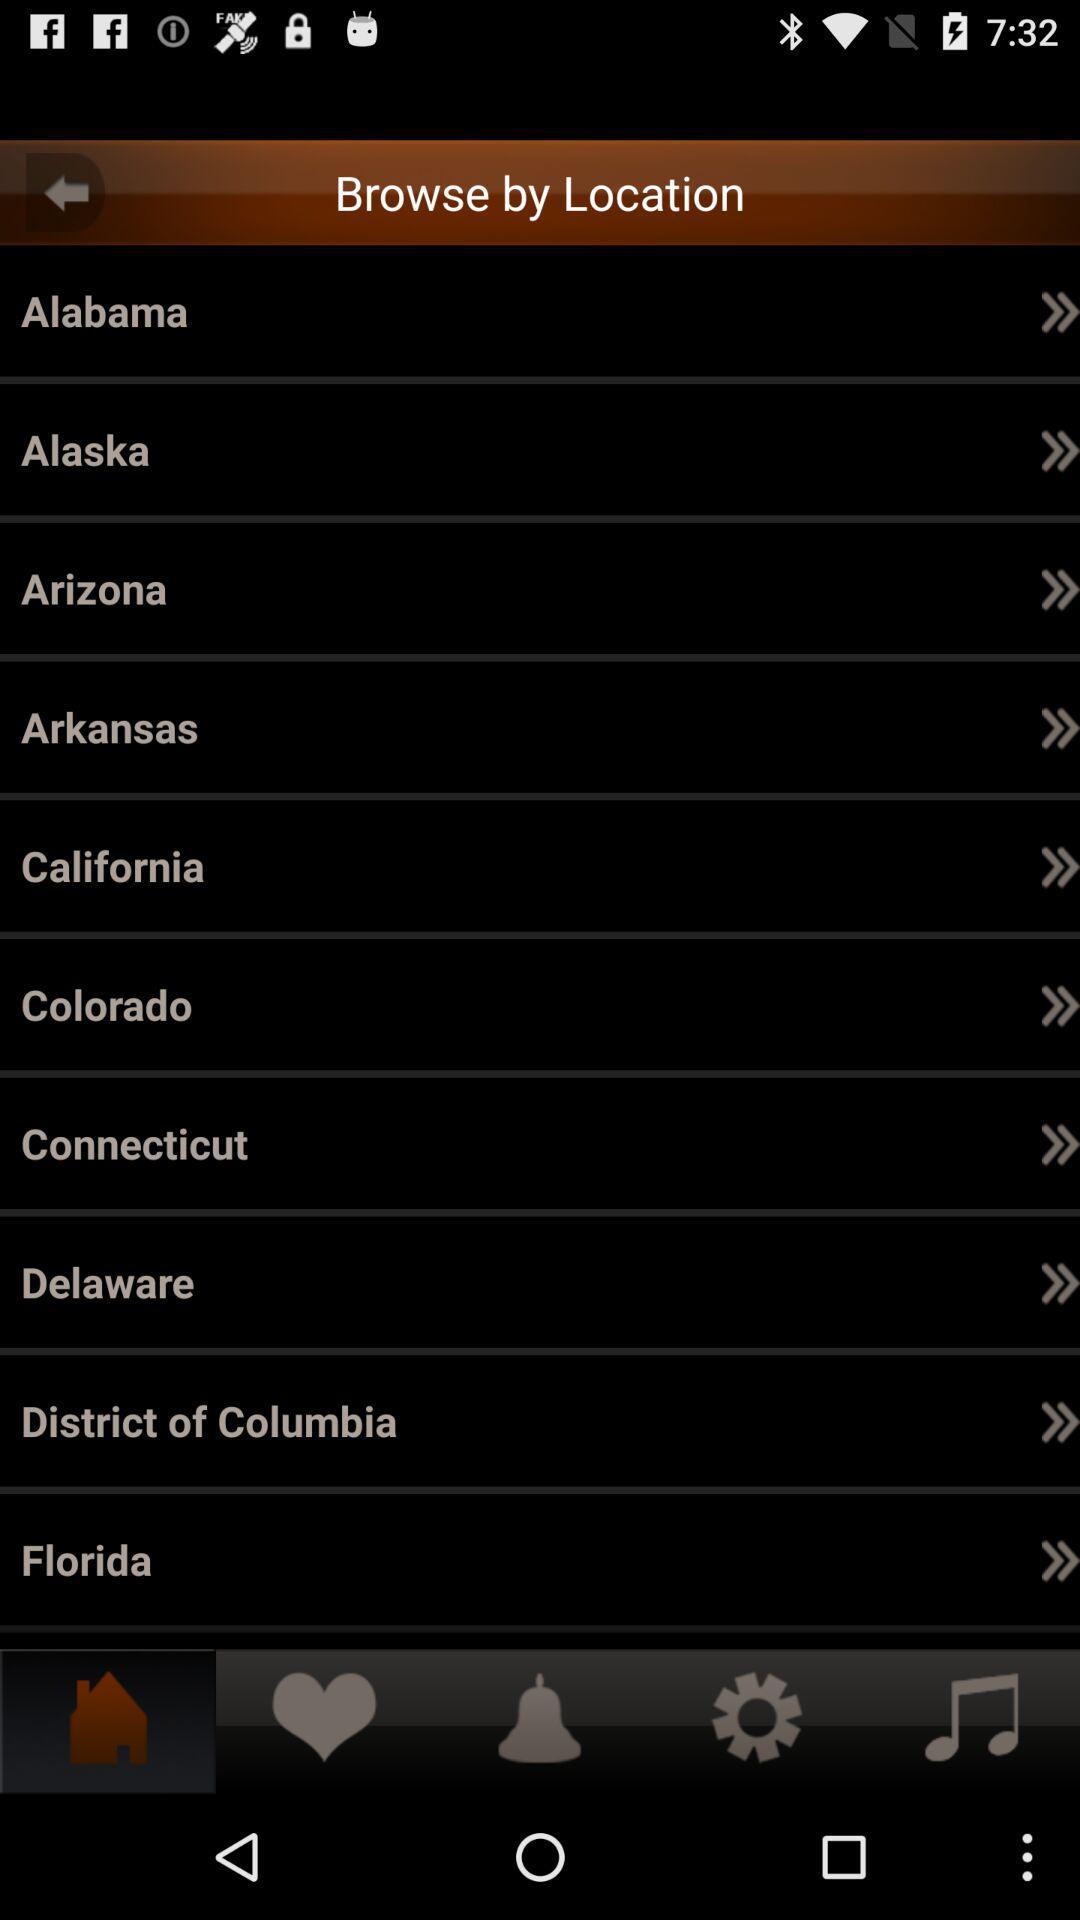  Describe the element at coordinates (867, 1143) in the screenshot. I see `the      icon` at that location.